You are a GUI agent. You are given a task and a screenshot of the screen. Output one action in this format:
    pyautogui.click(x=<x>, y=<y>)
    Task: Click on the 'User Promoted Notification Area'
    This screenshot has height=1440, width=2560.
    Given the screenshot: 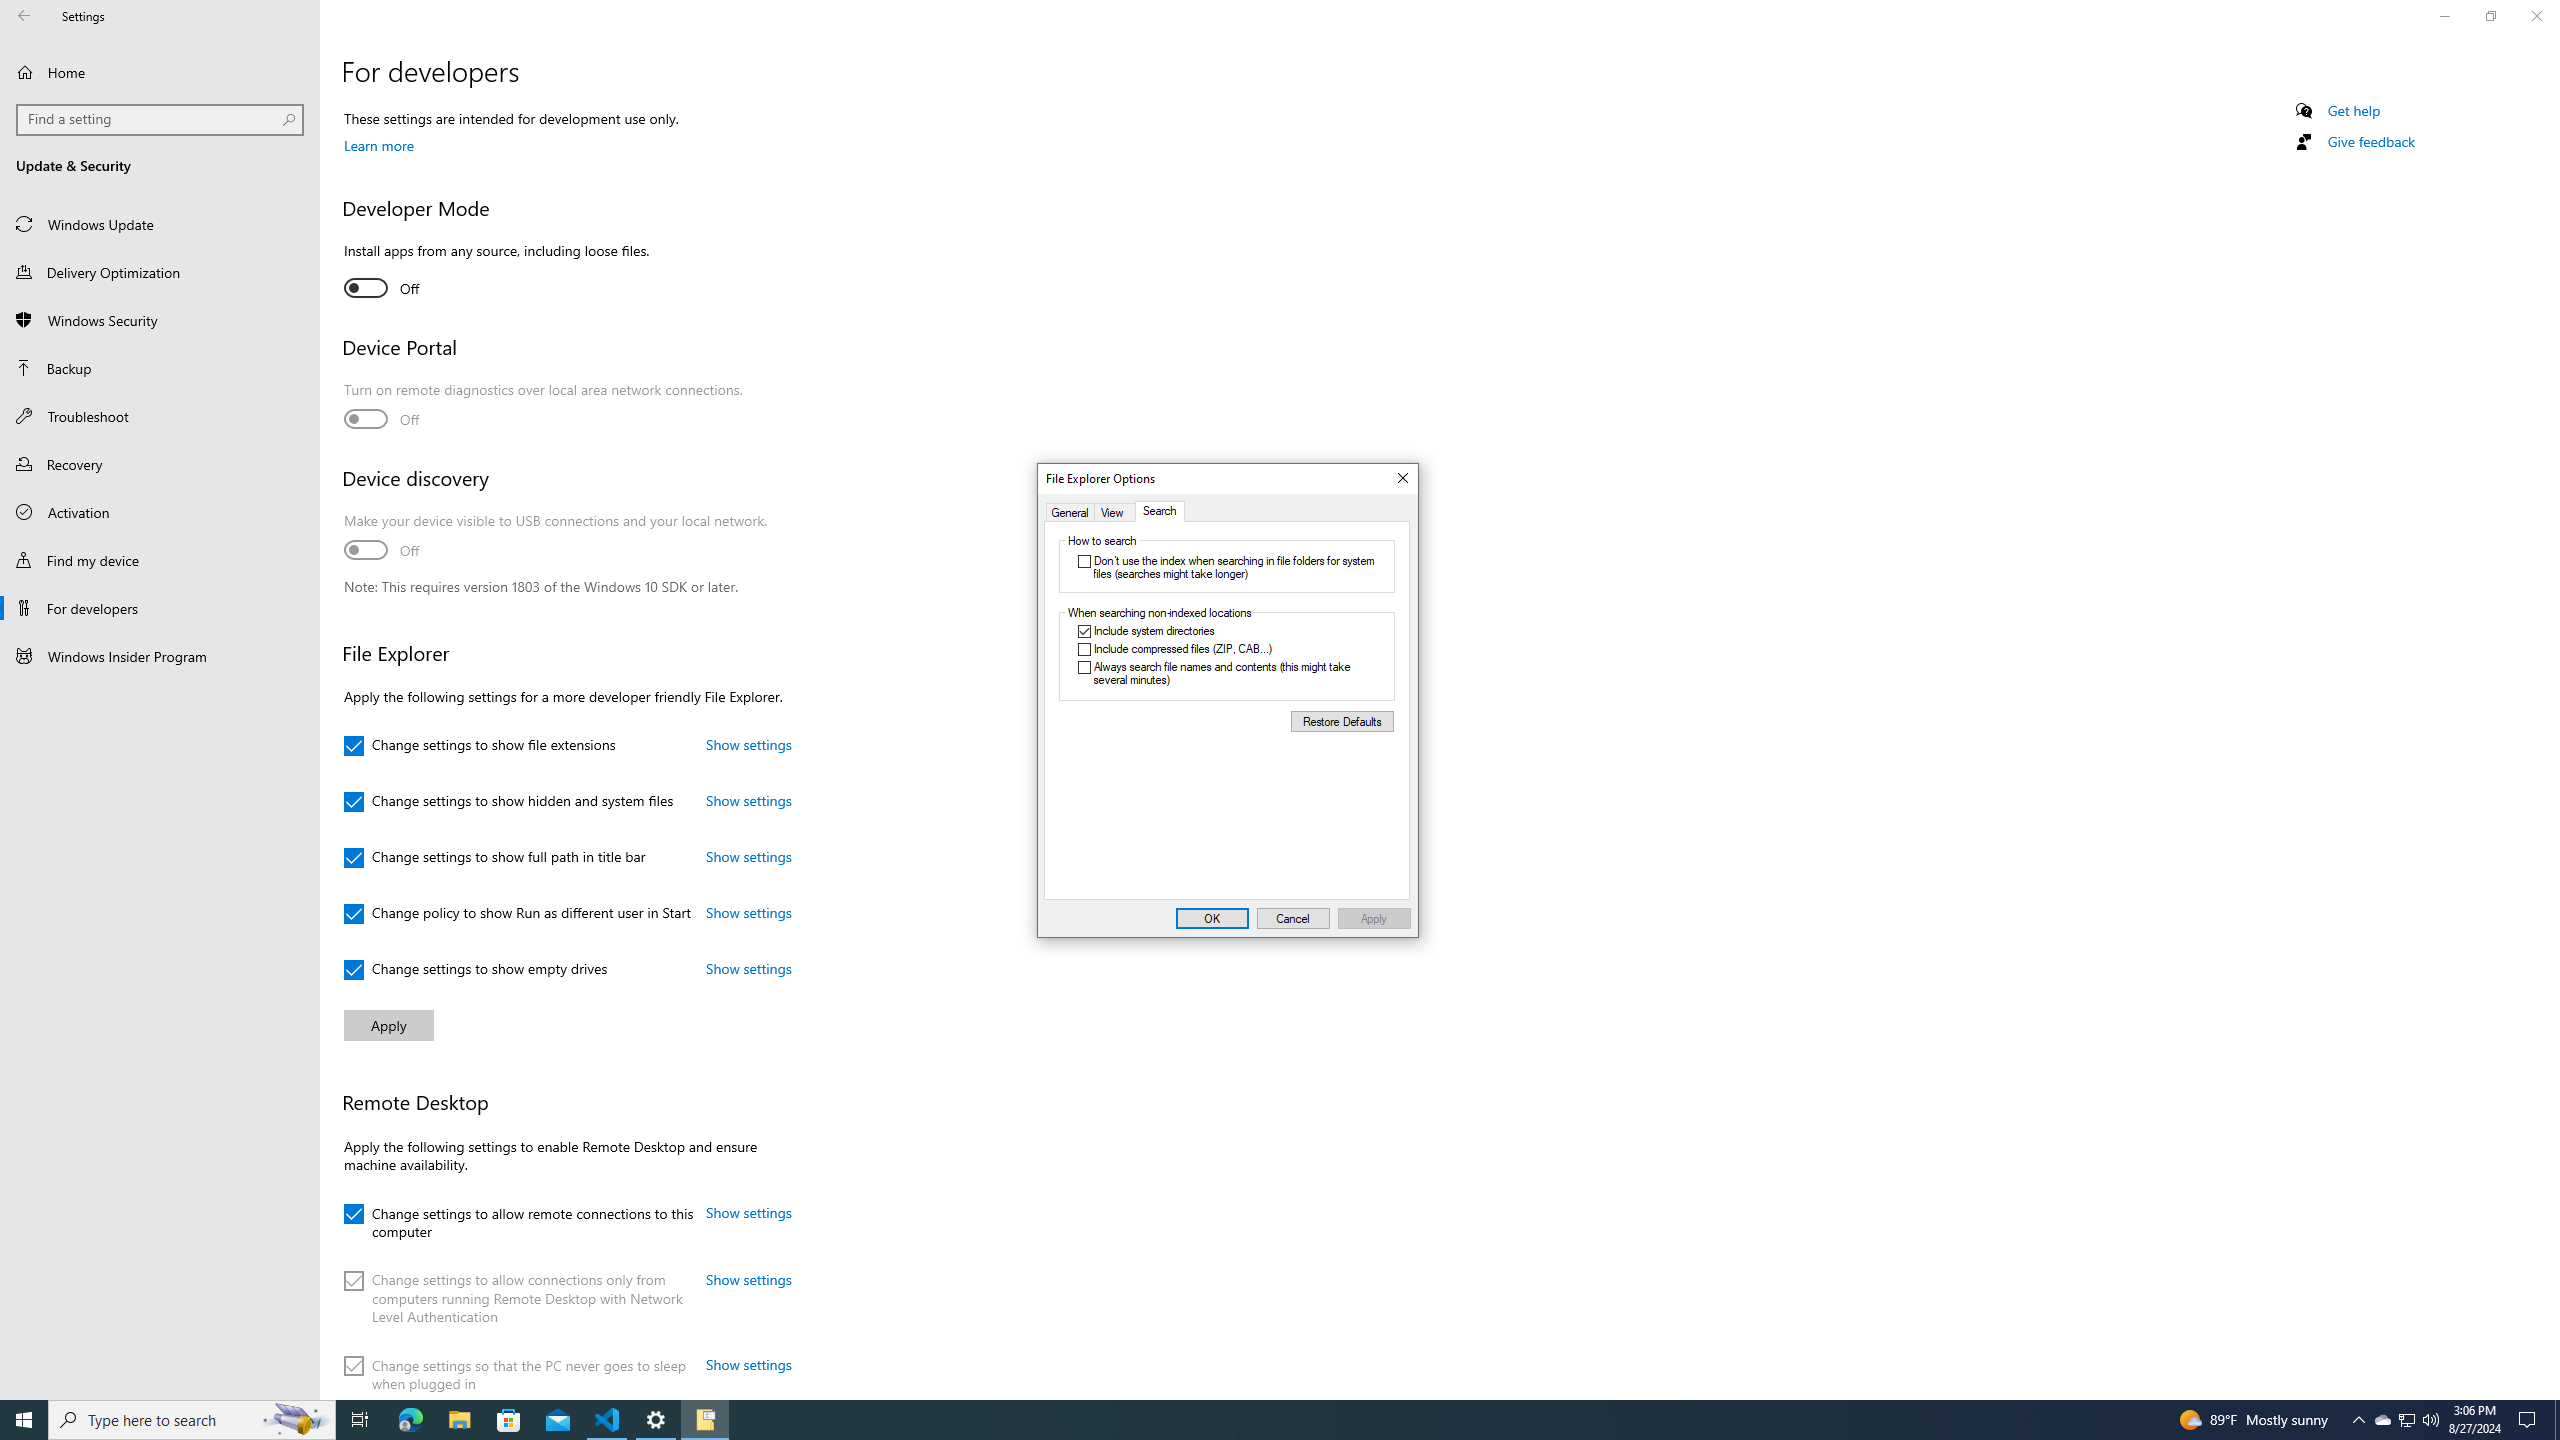 What is the action you would take?
    pyautogui.click(x=2405, y=1418)
    